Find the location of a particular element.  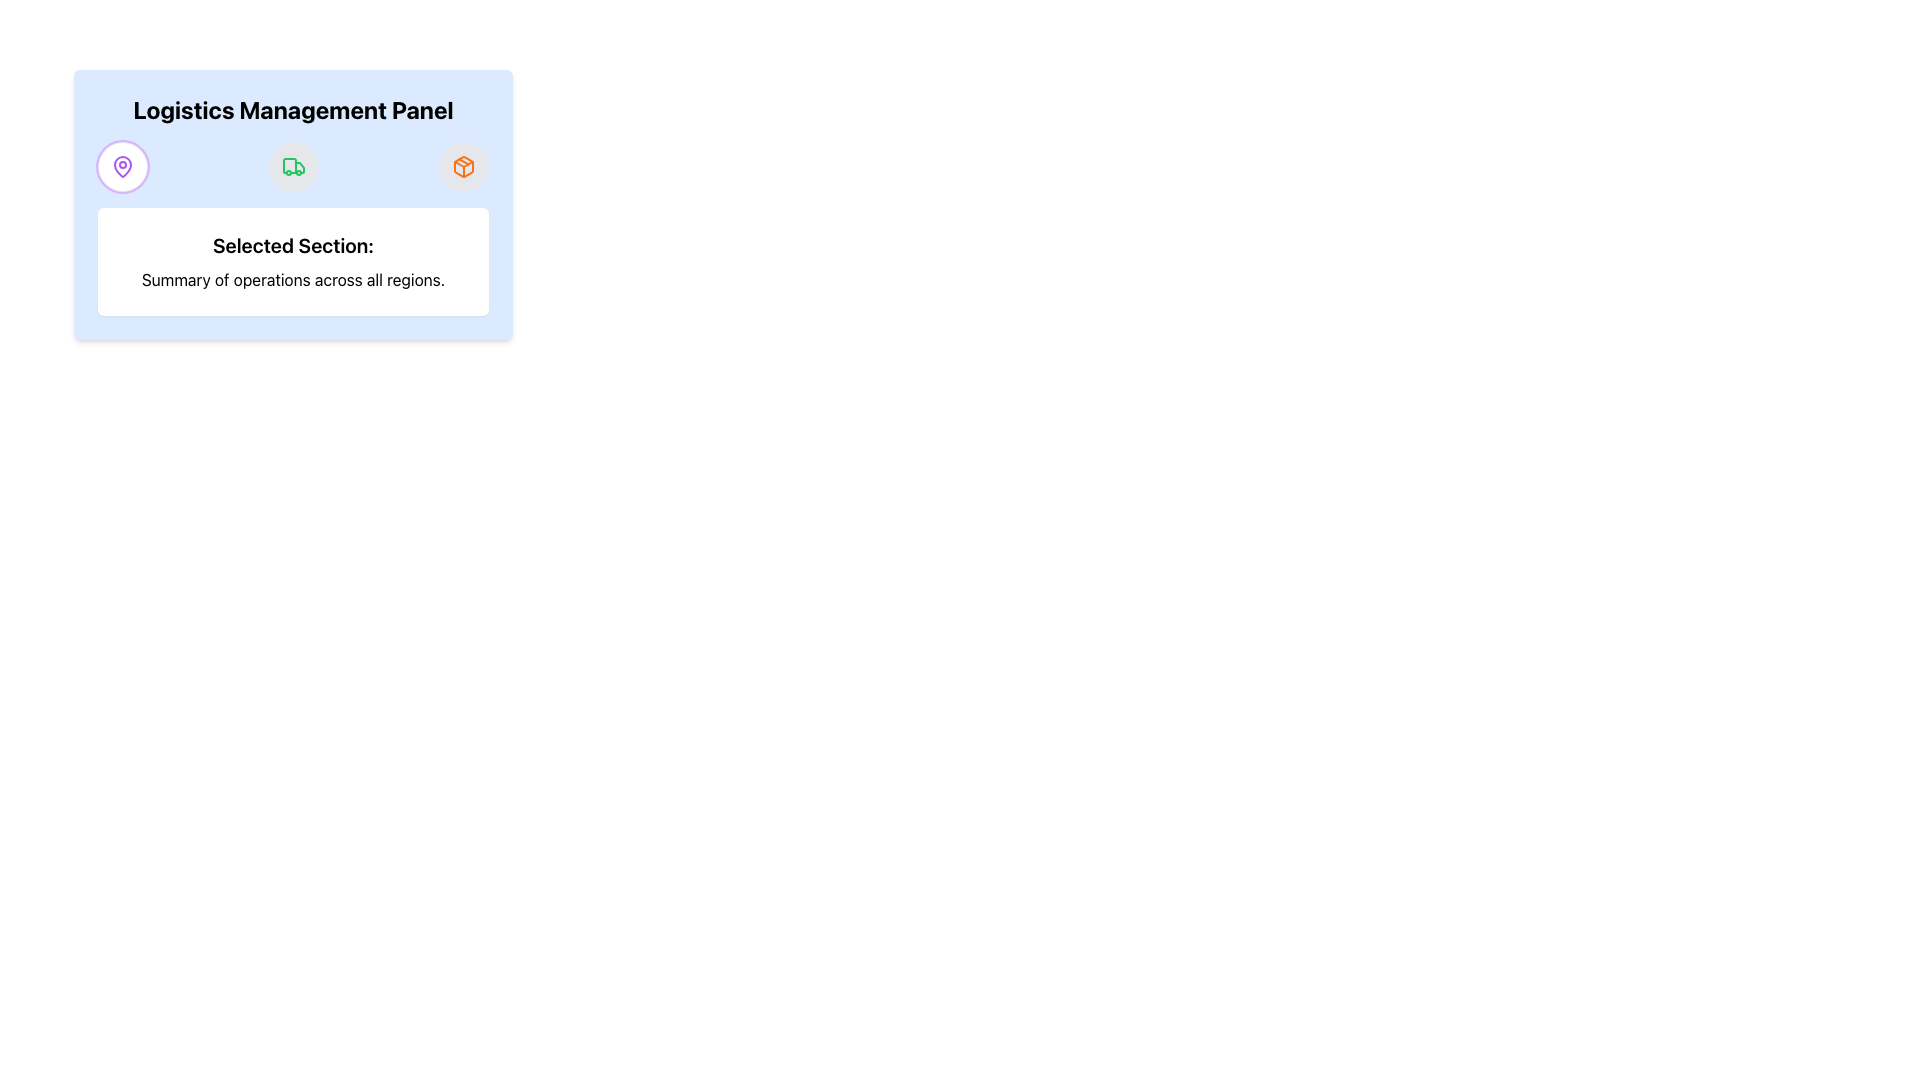

the circular button with a gray background and orange package icon, located in the Logistics Management Panel at the rightmost position is located at coordinates (463, 165).